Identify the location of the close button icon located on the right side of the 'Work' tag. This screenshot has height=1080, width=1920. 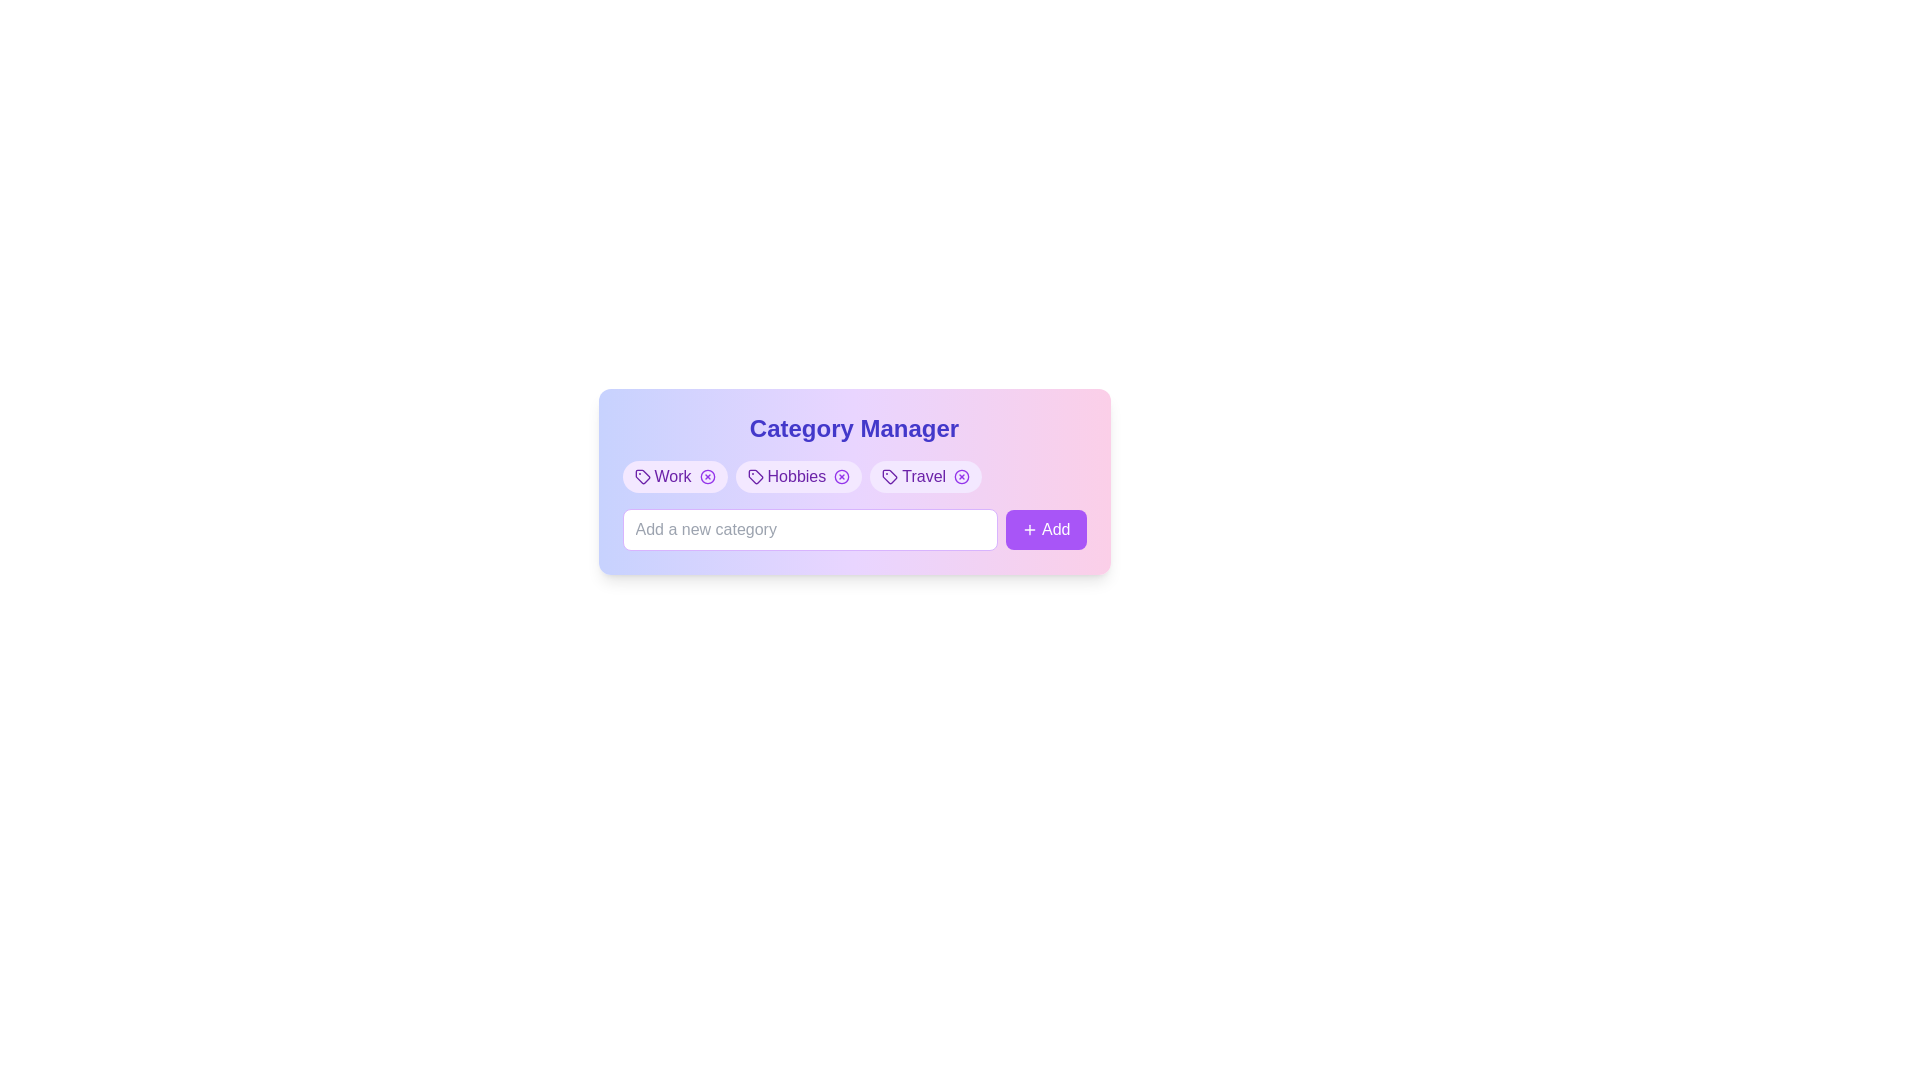
(707, 477).